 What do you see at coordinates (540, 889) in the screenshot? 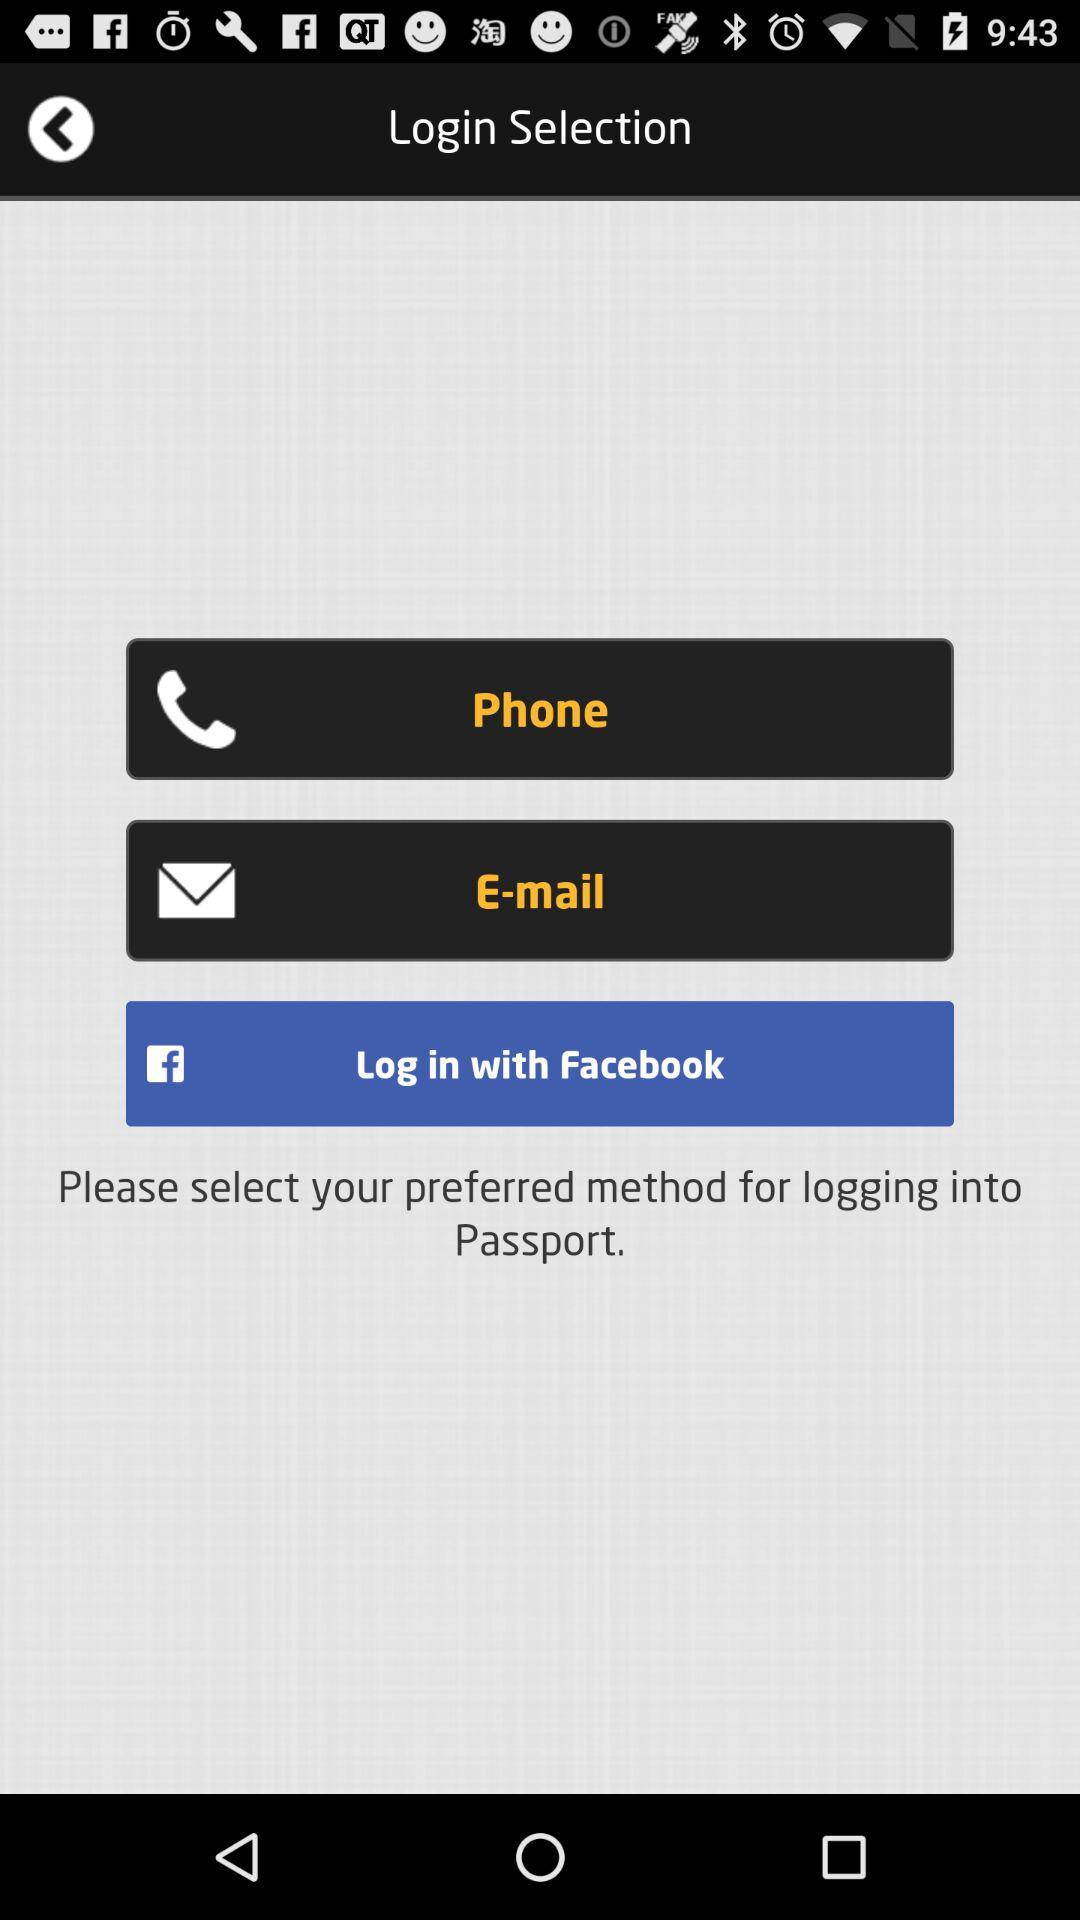
I see `the item above the log in with item` at bounding box center [540, 889].